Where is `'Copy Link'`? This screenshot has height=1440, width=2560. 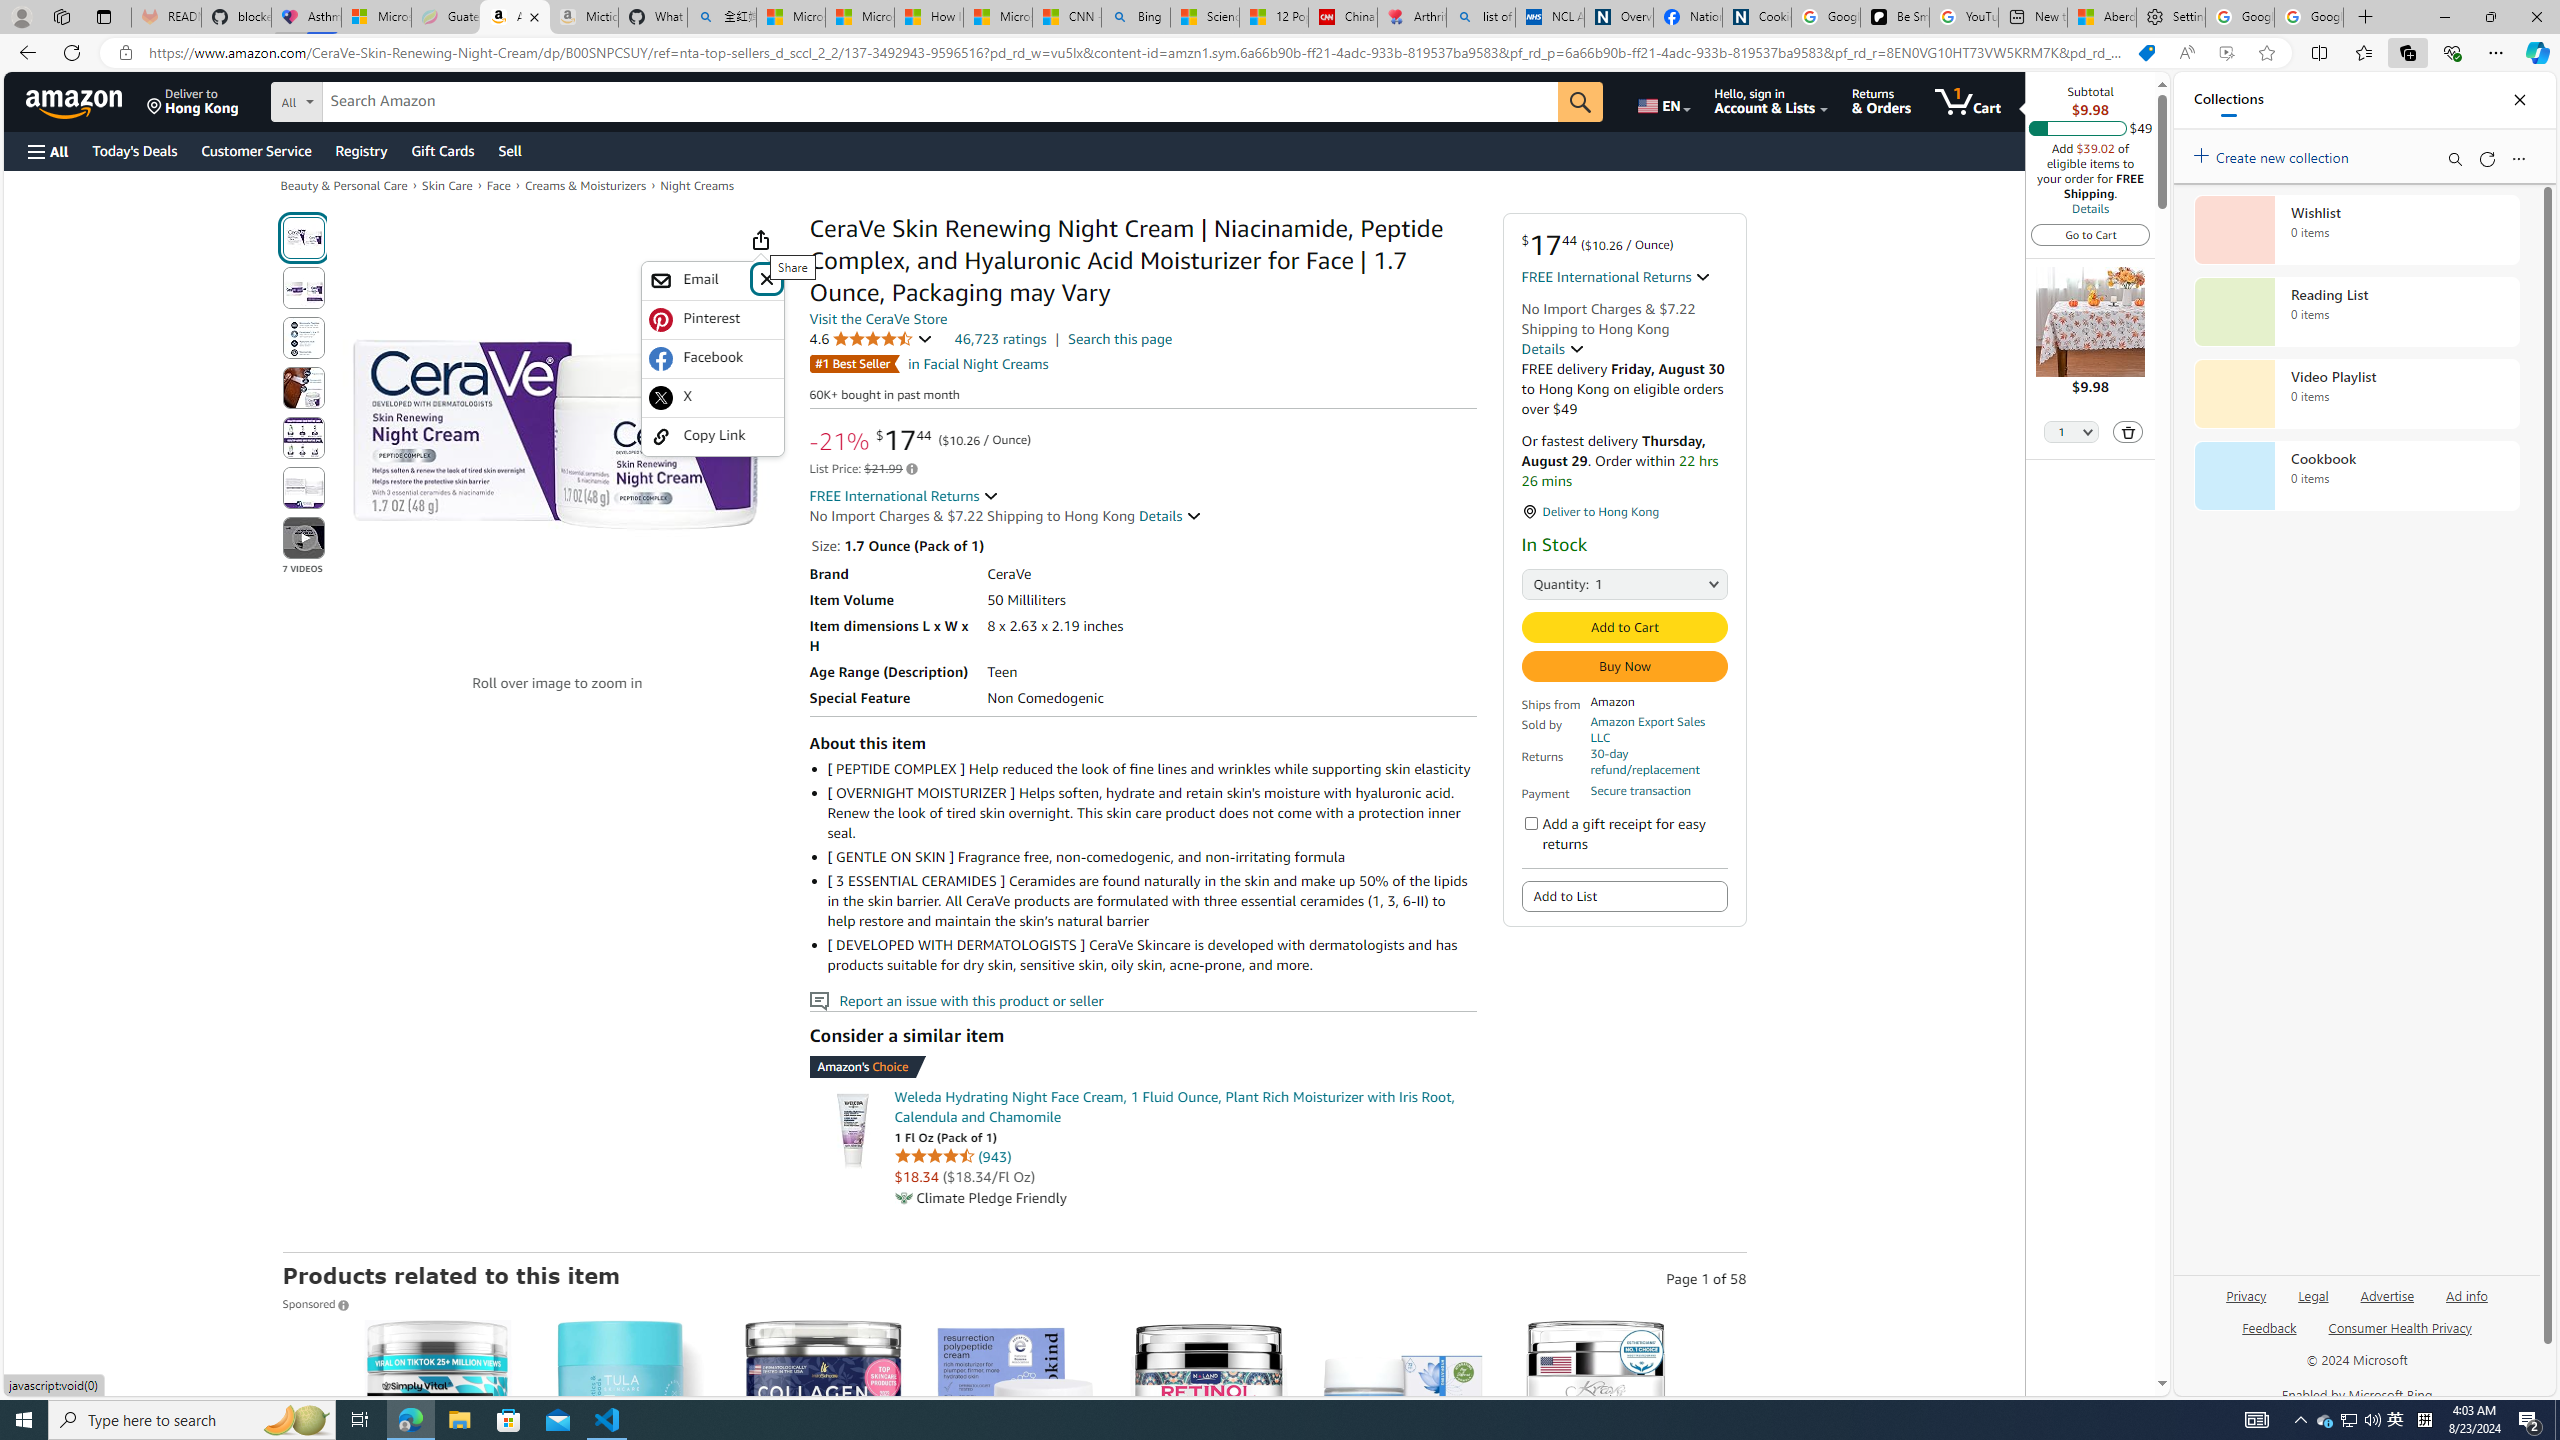 'Copy Link' is located at coordinates (712, 436).